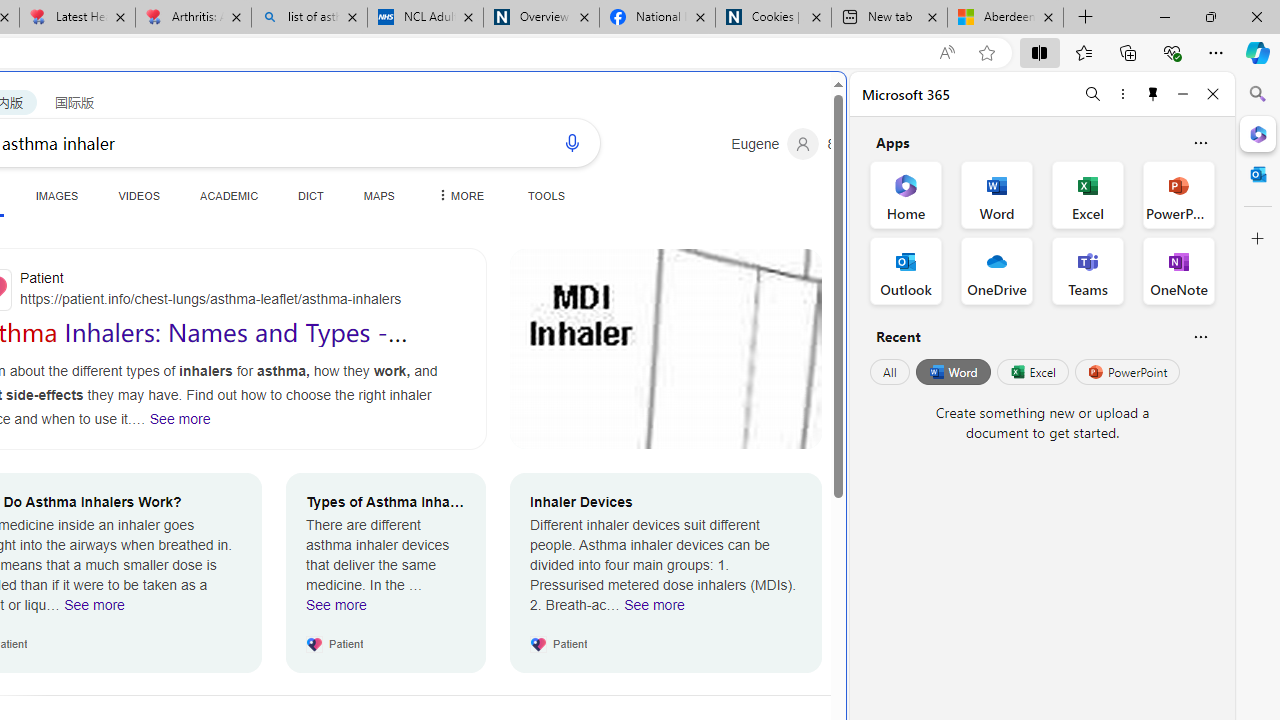 The height and width of the screenshot is (720, 1280). I want to click on 'Search using voice', so click(571, 141).